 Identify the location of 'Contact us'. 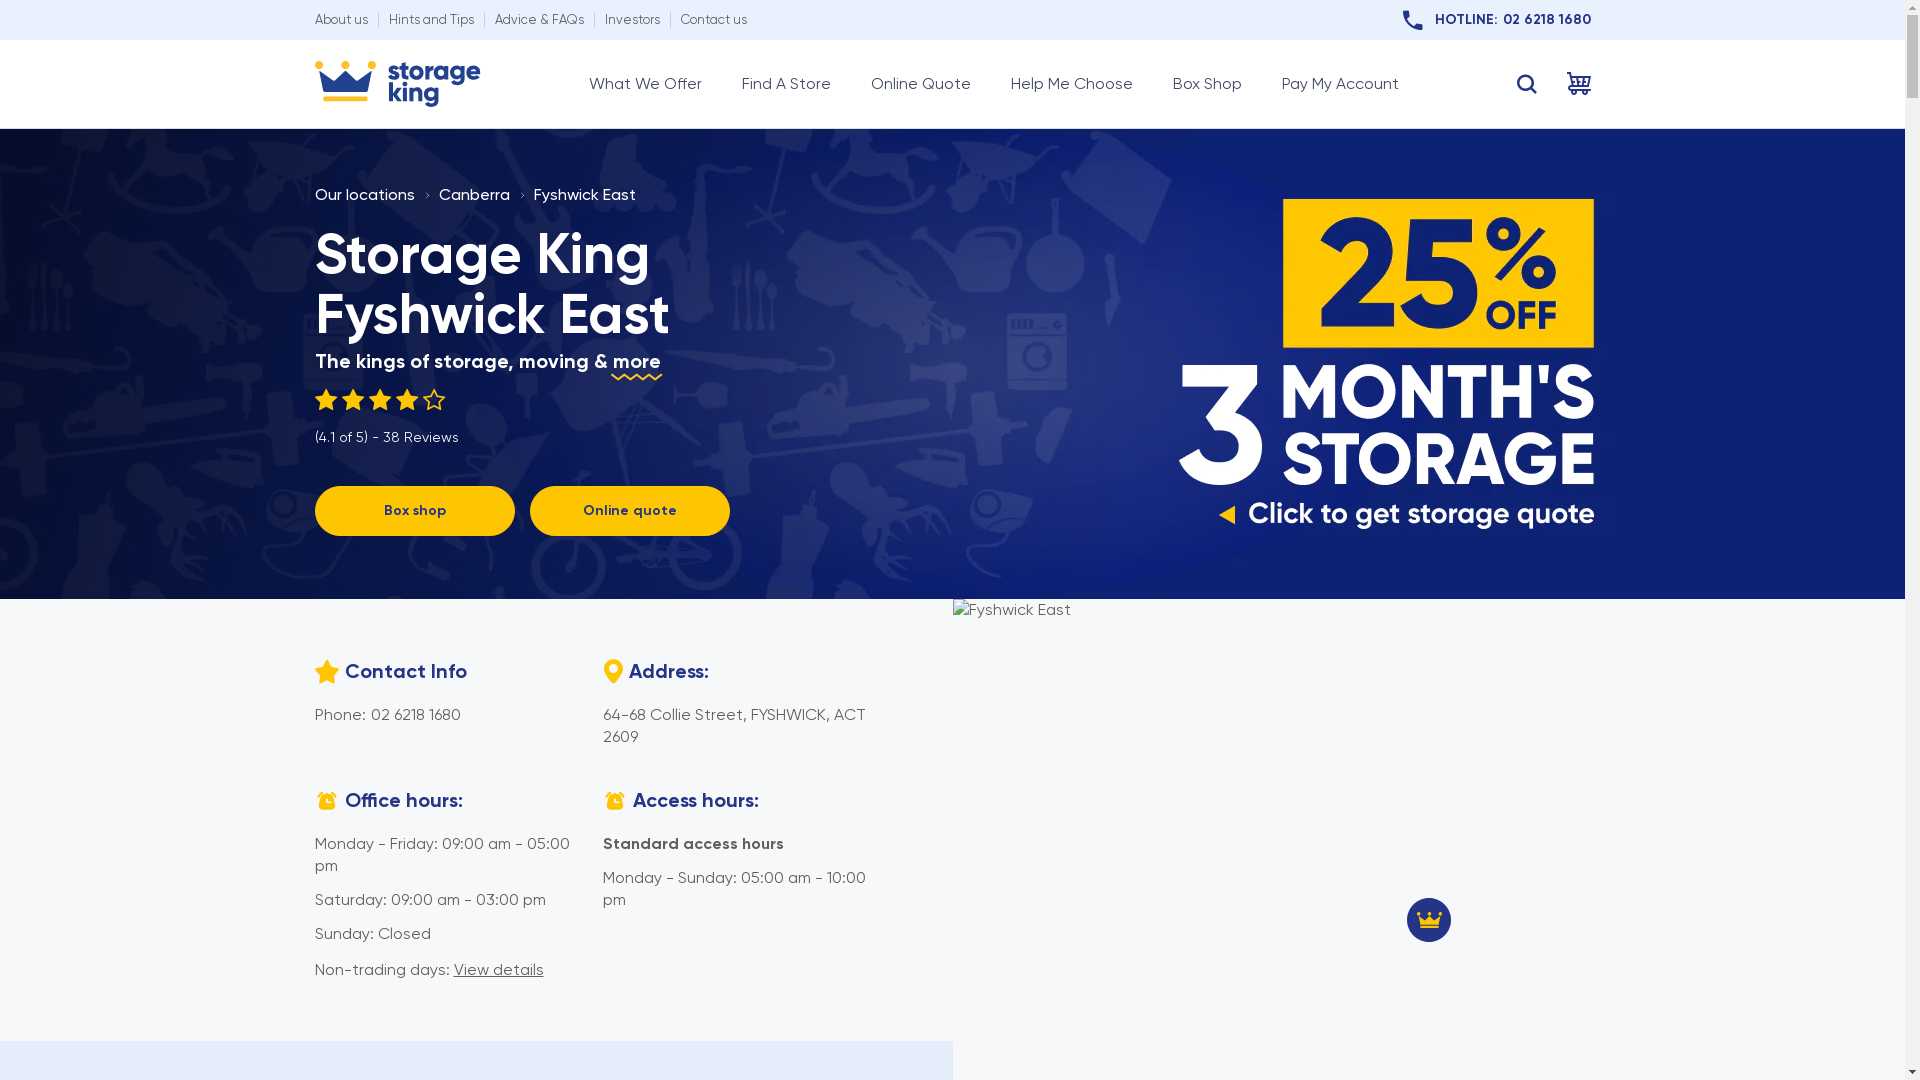
(713, 19).